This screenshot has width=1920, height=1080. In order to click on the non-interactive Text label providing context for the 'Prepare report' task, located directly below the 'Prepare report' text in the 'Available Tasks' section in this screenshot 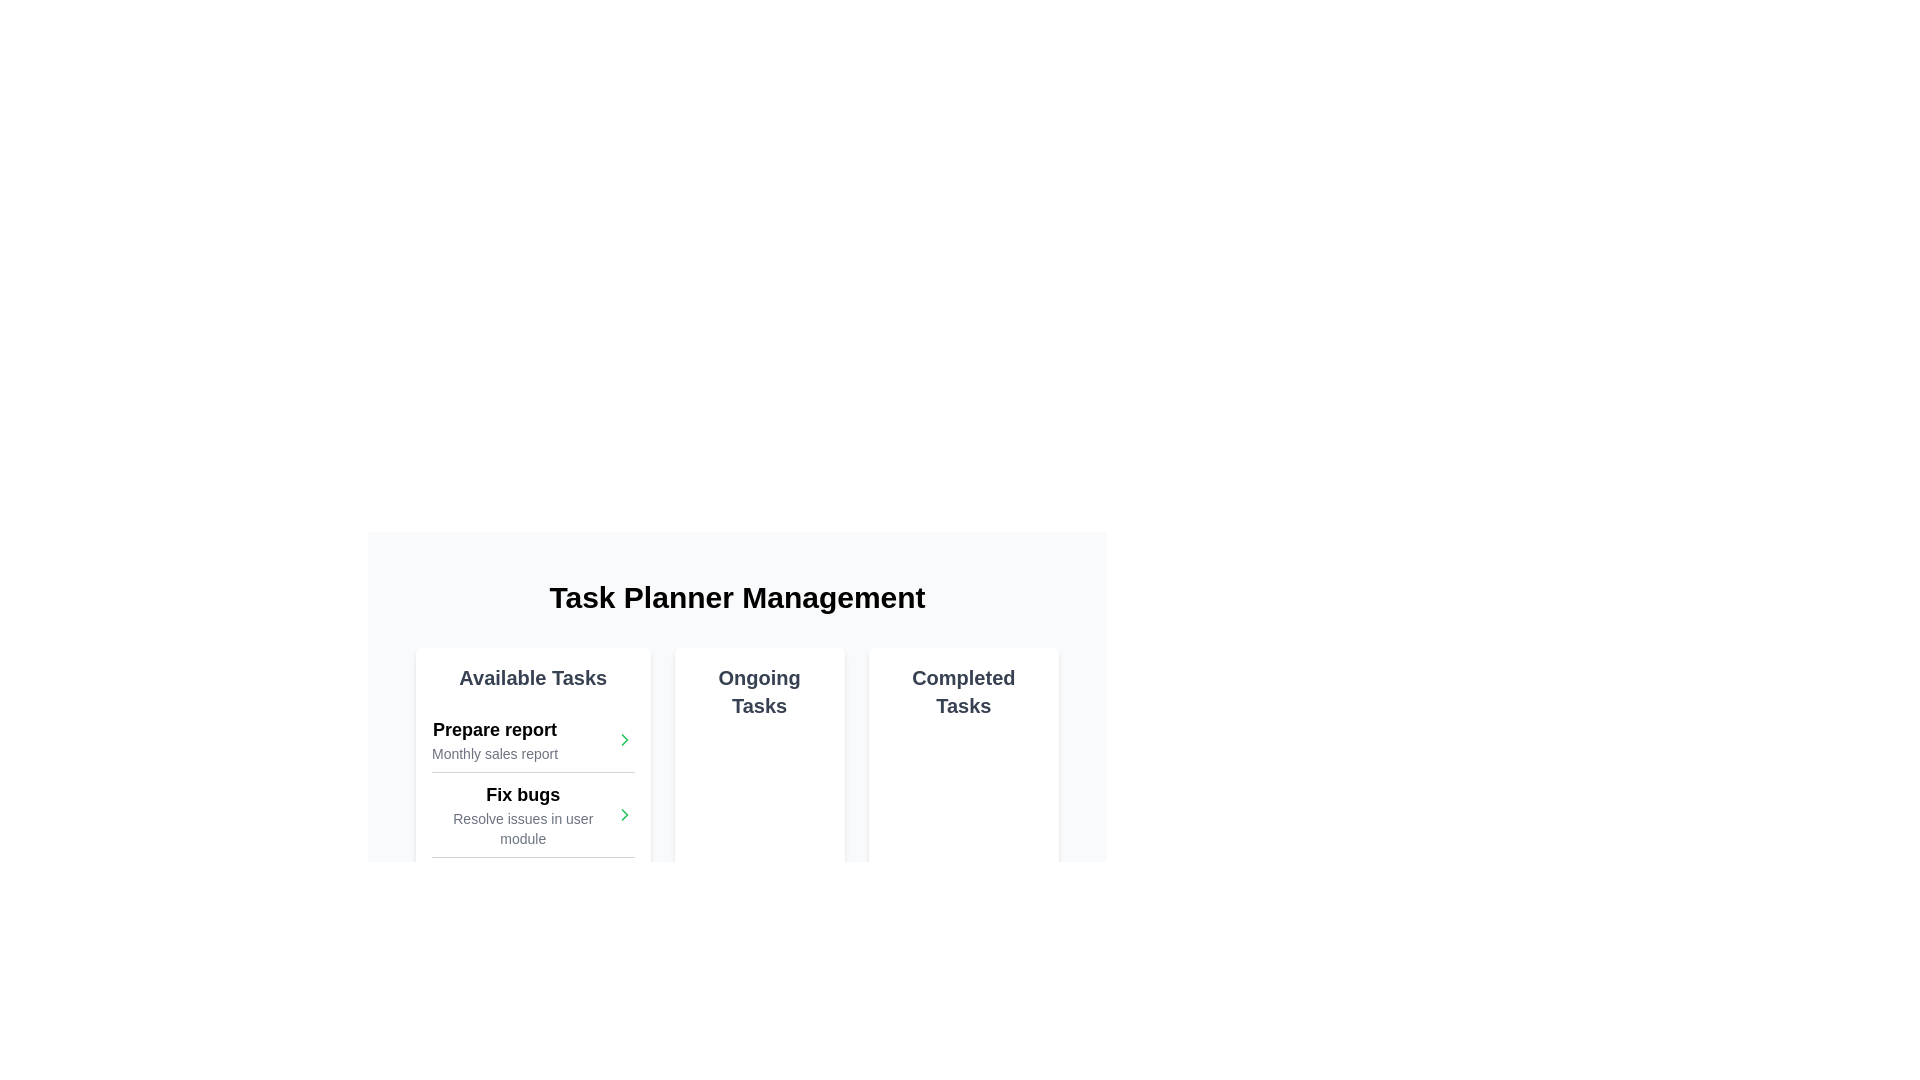, I will do `click(494, 753)`.